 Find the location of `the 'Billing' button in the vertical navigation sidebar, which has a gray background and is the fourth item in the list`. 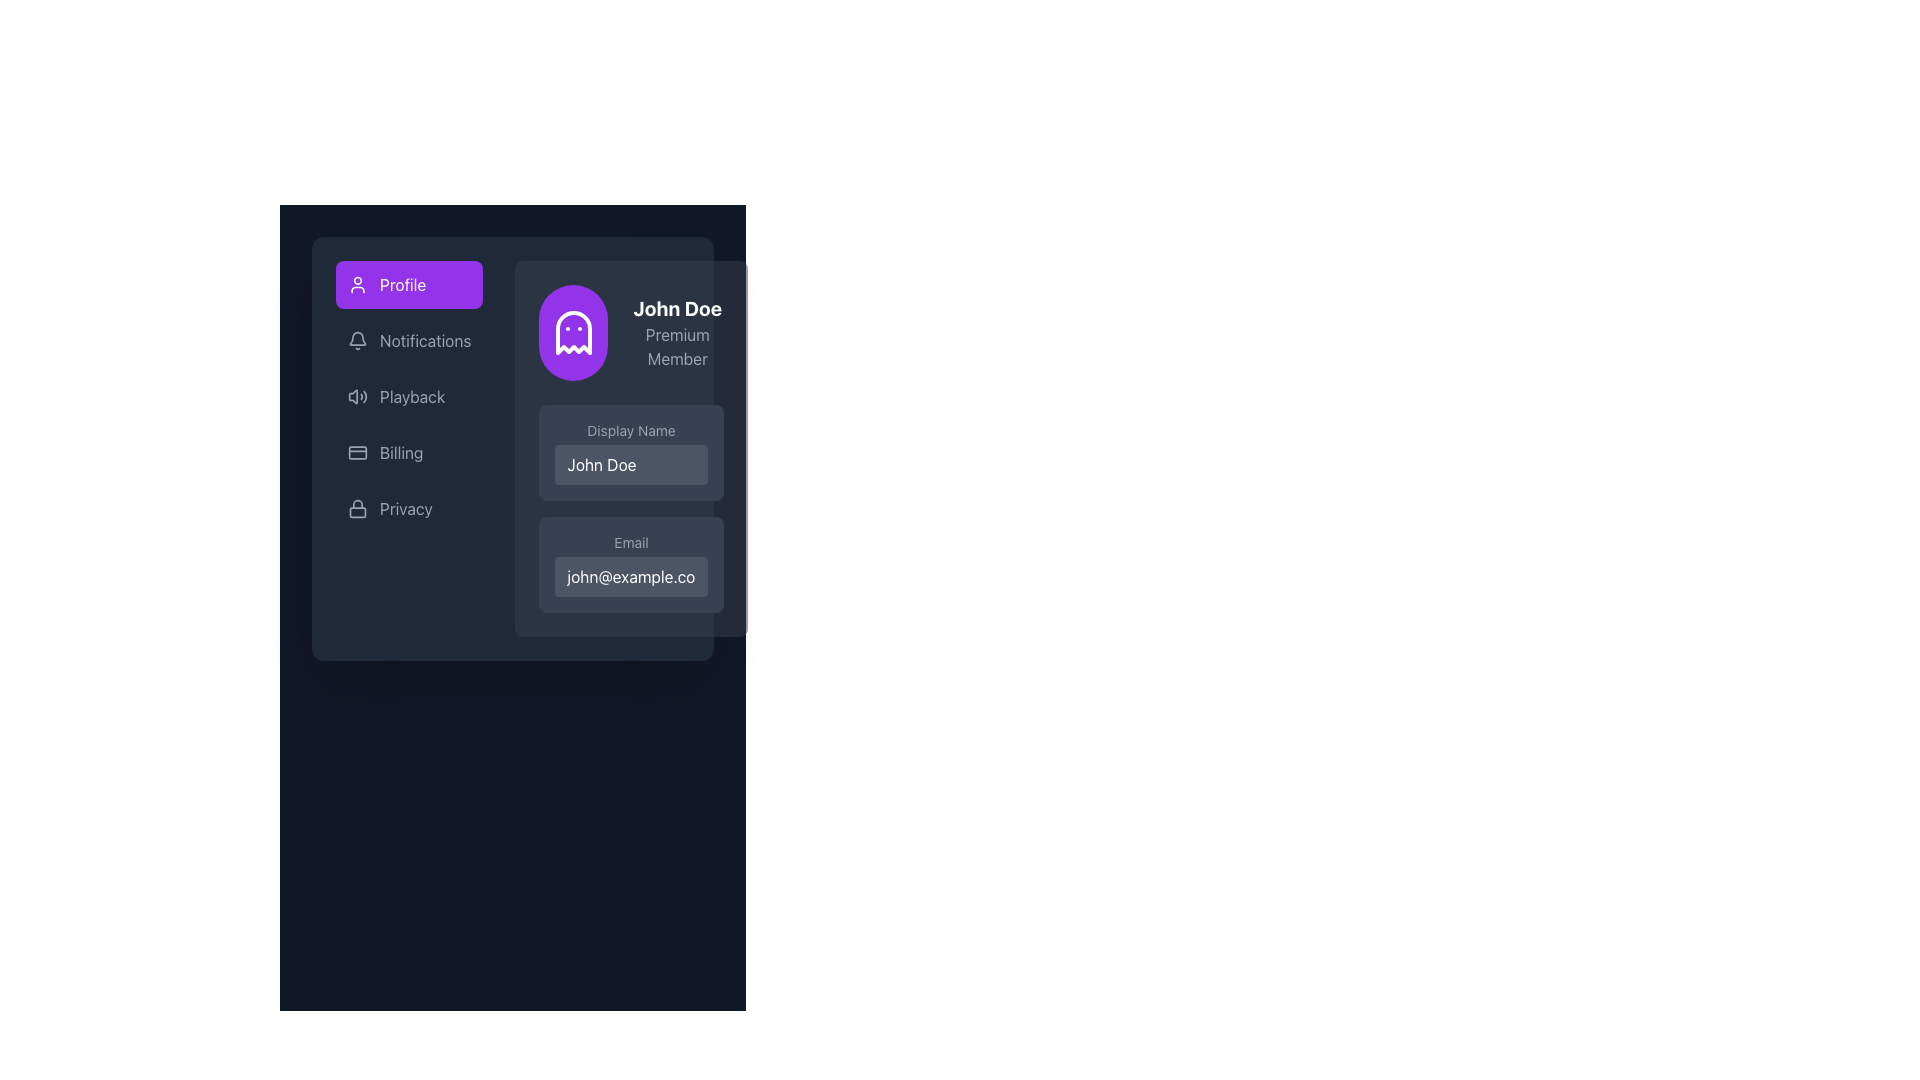

the 'Billing' button in the vertical navigation sidebar, which has a gray background and is the fourth item in the list is located at coordinates (408, 447).